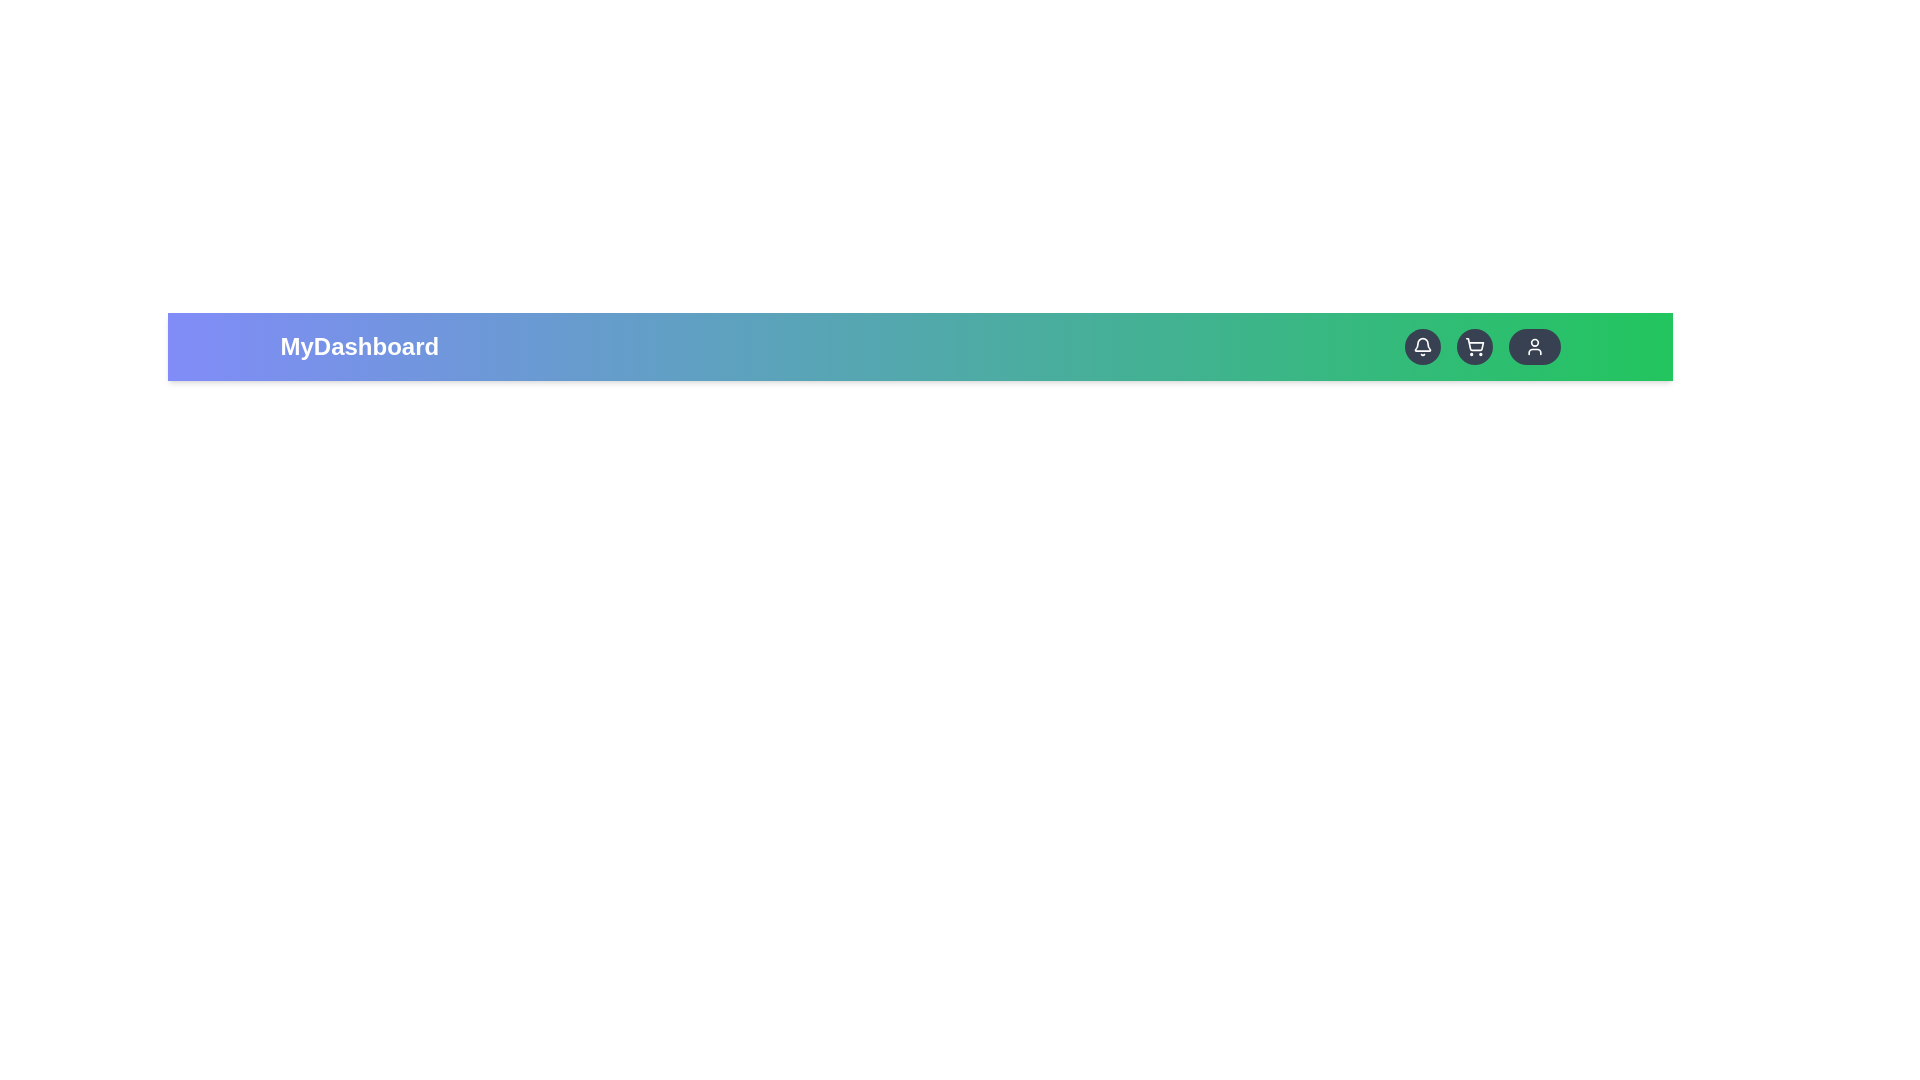 The height and width of the screenshot is (1080, 1920). Describe the element at coordinates (1533, 346) in the screenshot. I see `user icon button to access the user profile` at that location.